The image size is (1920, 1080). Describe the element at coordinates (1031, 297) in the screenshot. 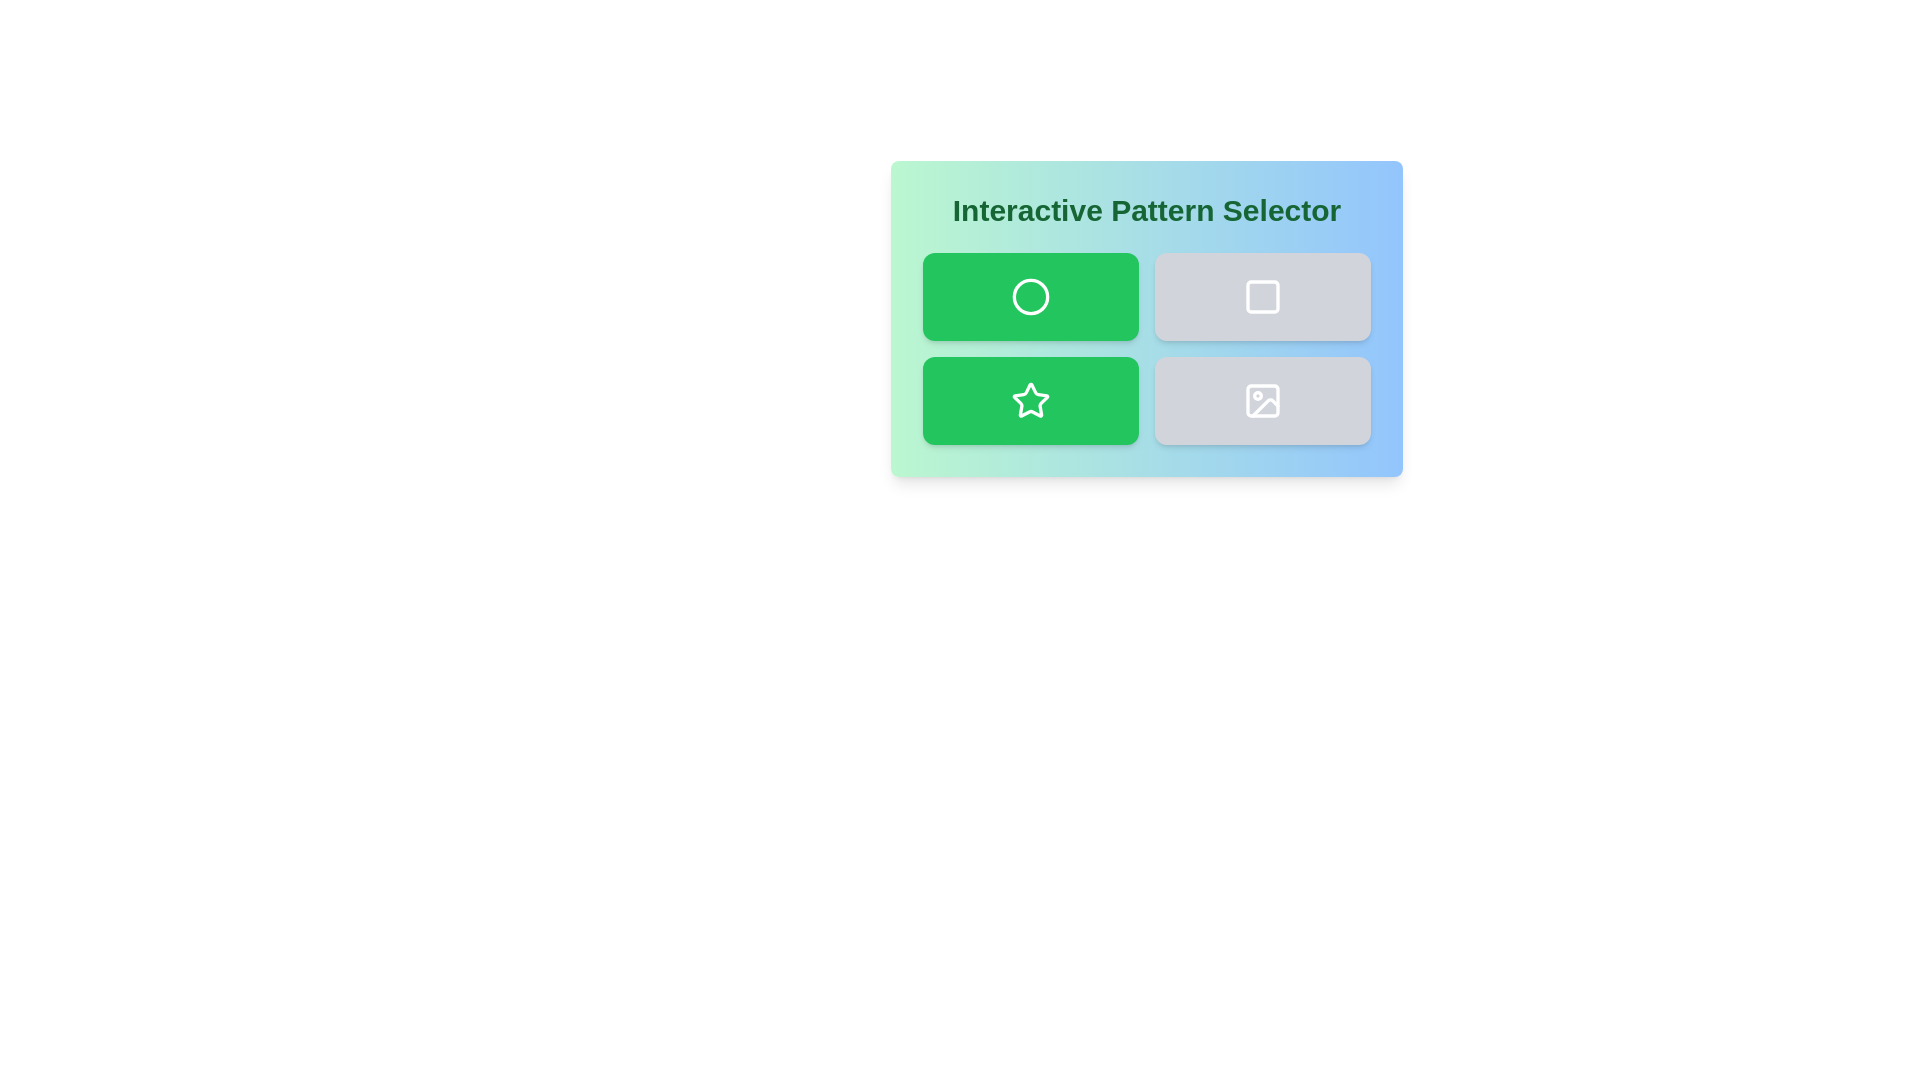

I see `the button corresponding to Circle` at that location.